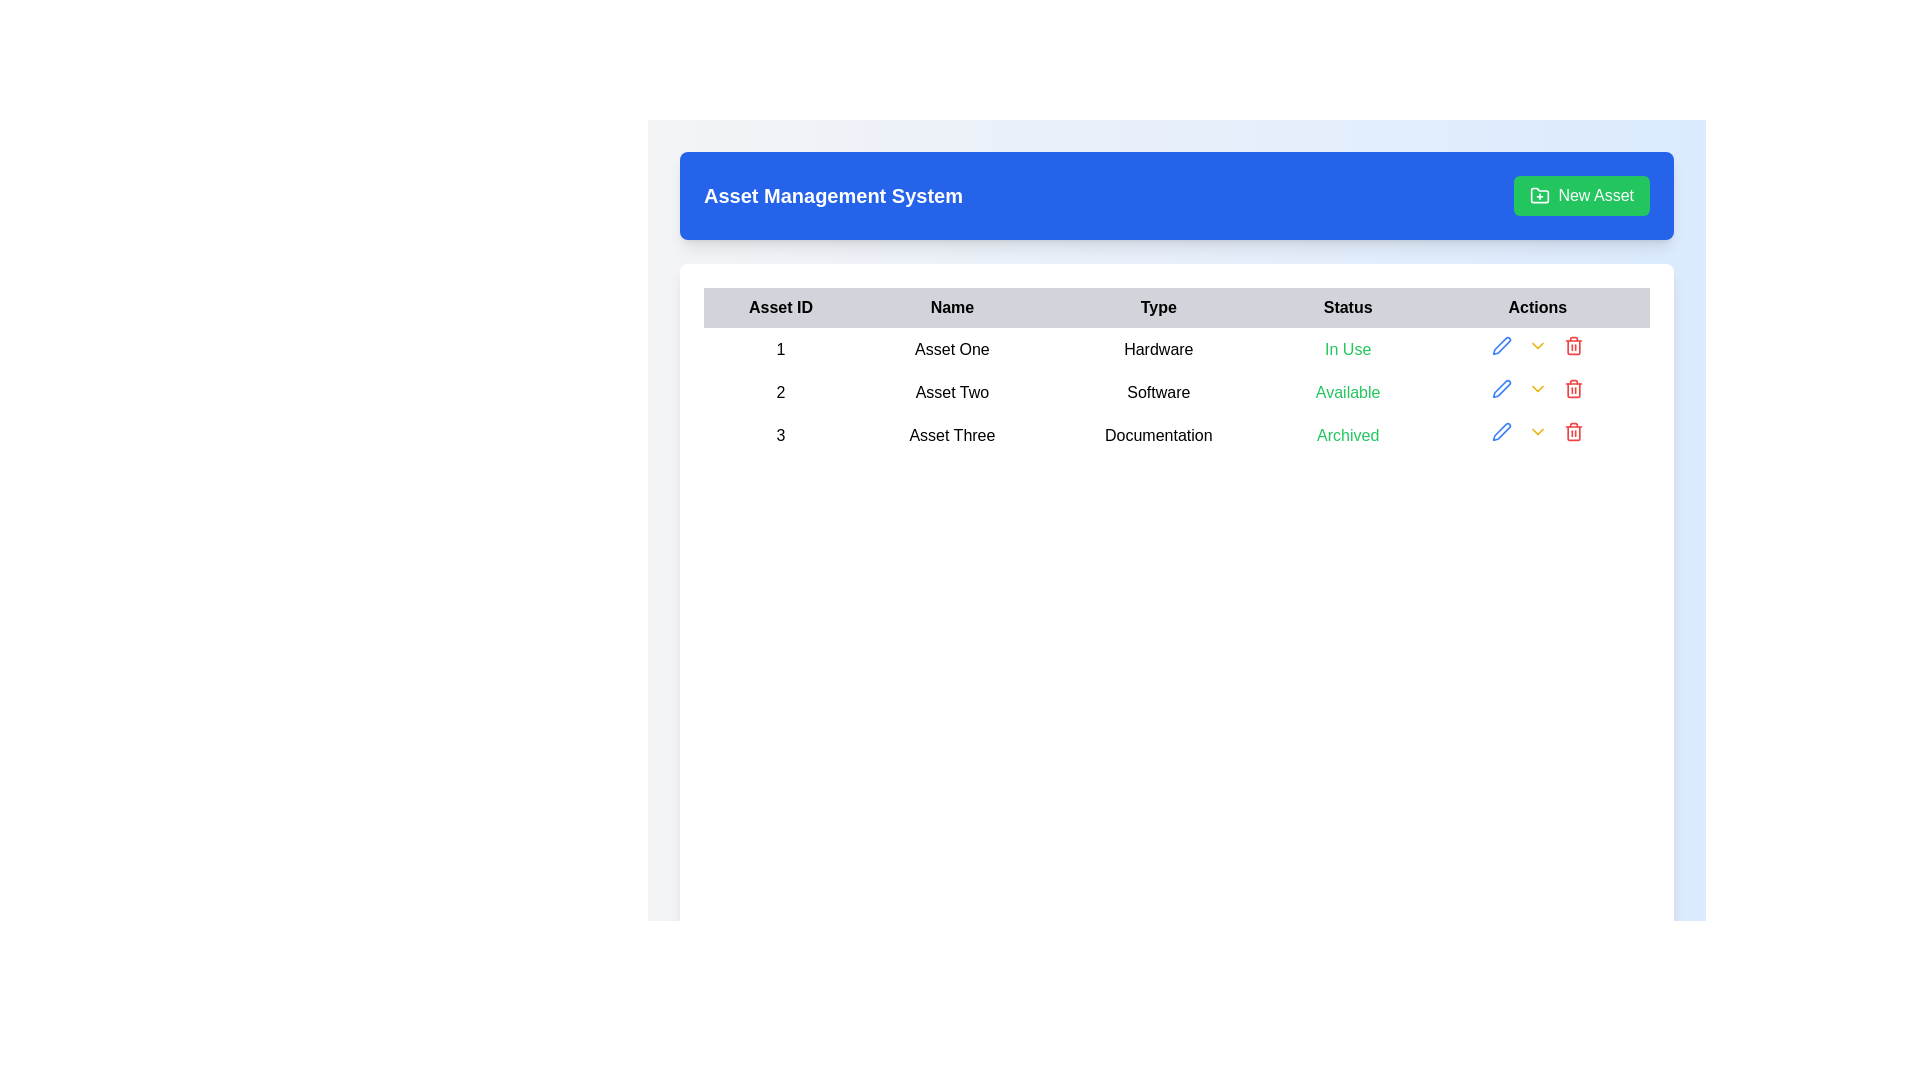 The height and width of the screenshot is (1080, 1920). Describe the element at coordinates (779, 434) in the screenshot. I see `the 'Asset ID' text label in the third row of the Asset Management System table, which uniquely identifies an asset` at that location.